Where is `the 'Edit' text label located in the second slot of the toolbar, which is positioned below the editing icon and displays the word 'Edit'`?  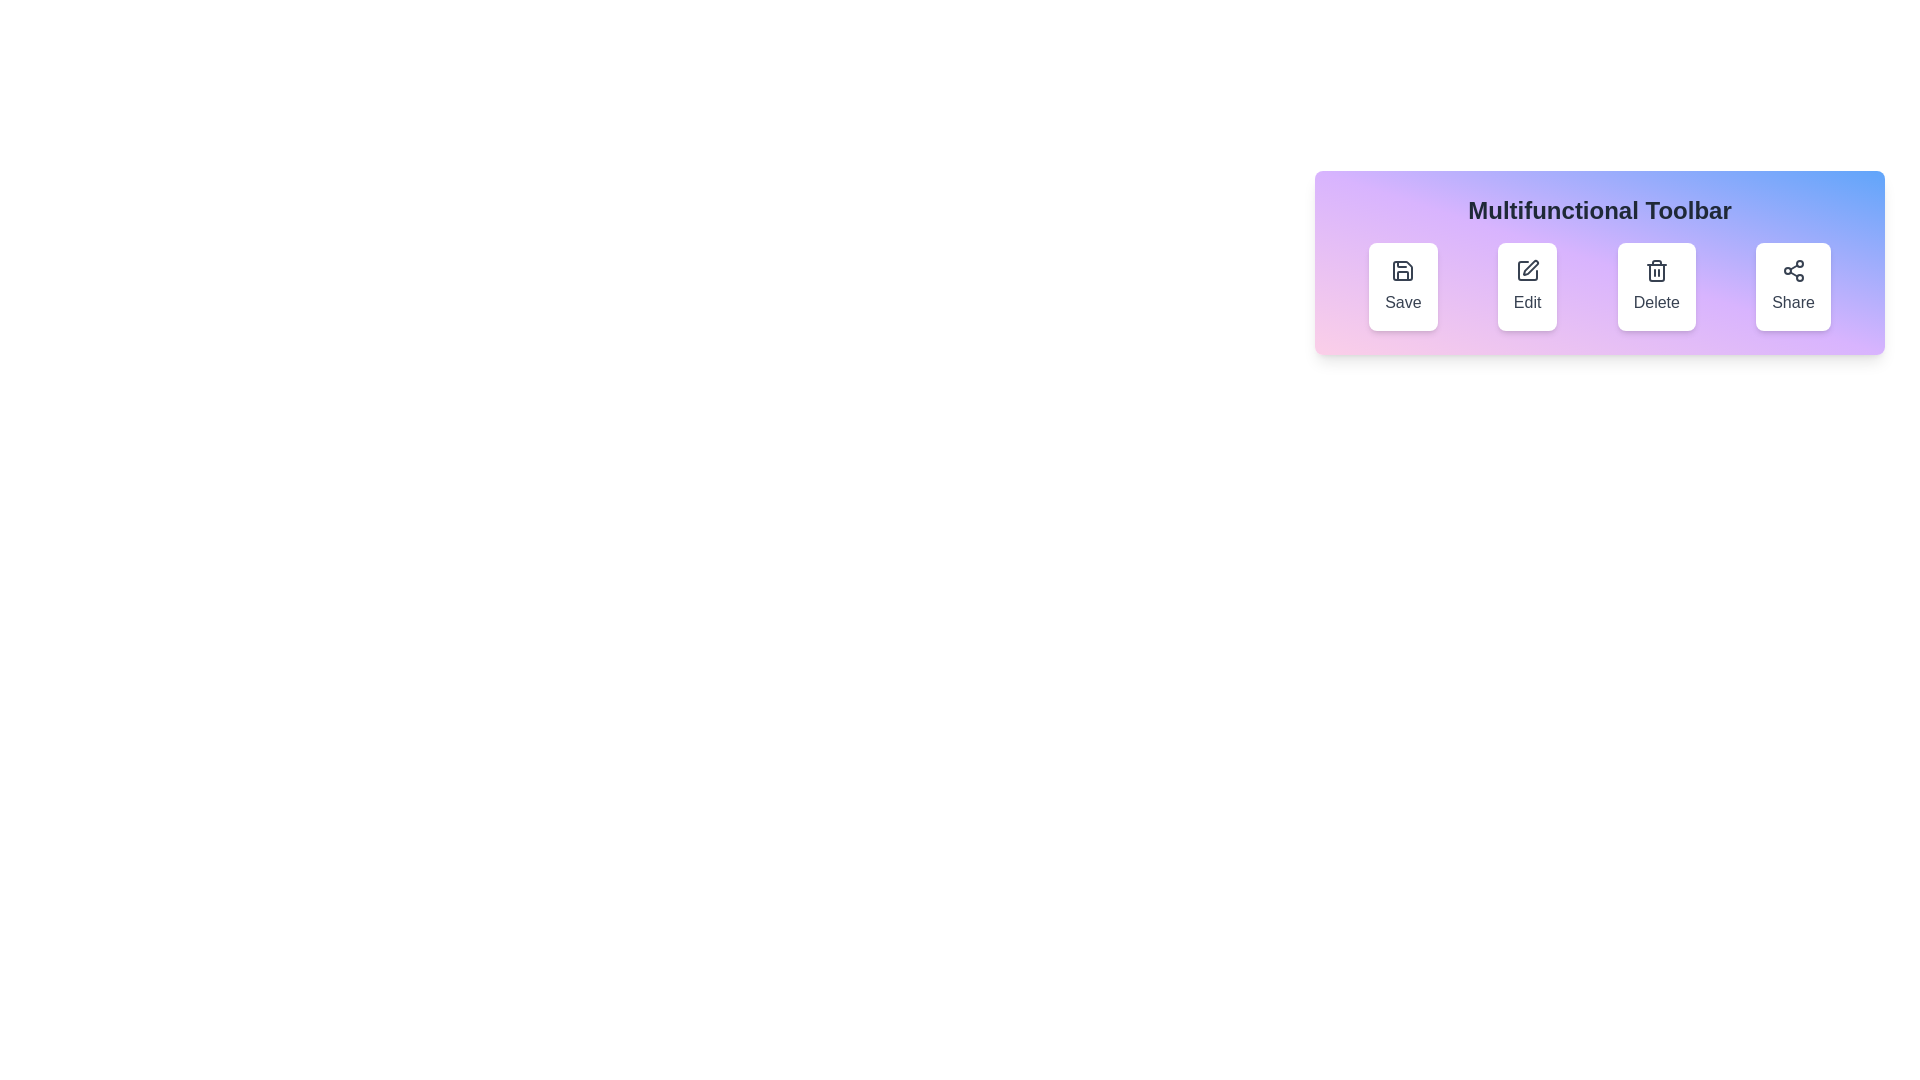 the 'Edit' text label located in the second slot of the toolbar, which is positioned below the editing icon and displays the word 'Edit' is located at coordinates (1526, 303).